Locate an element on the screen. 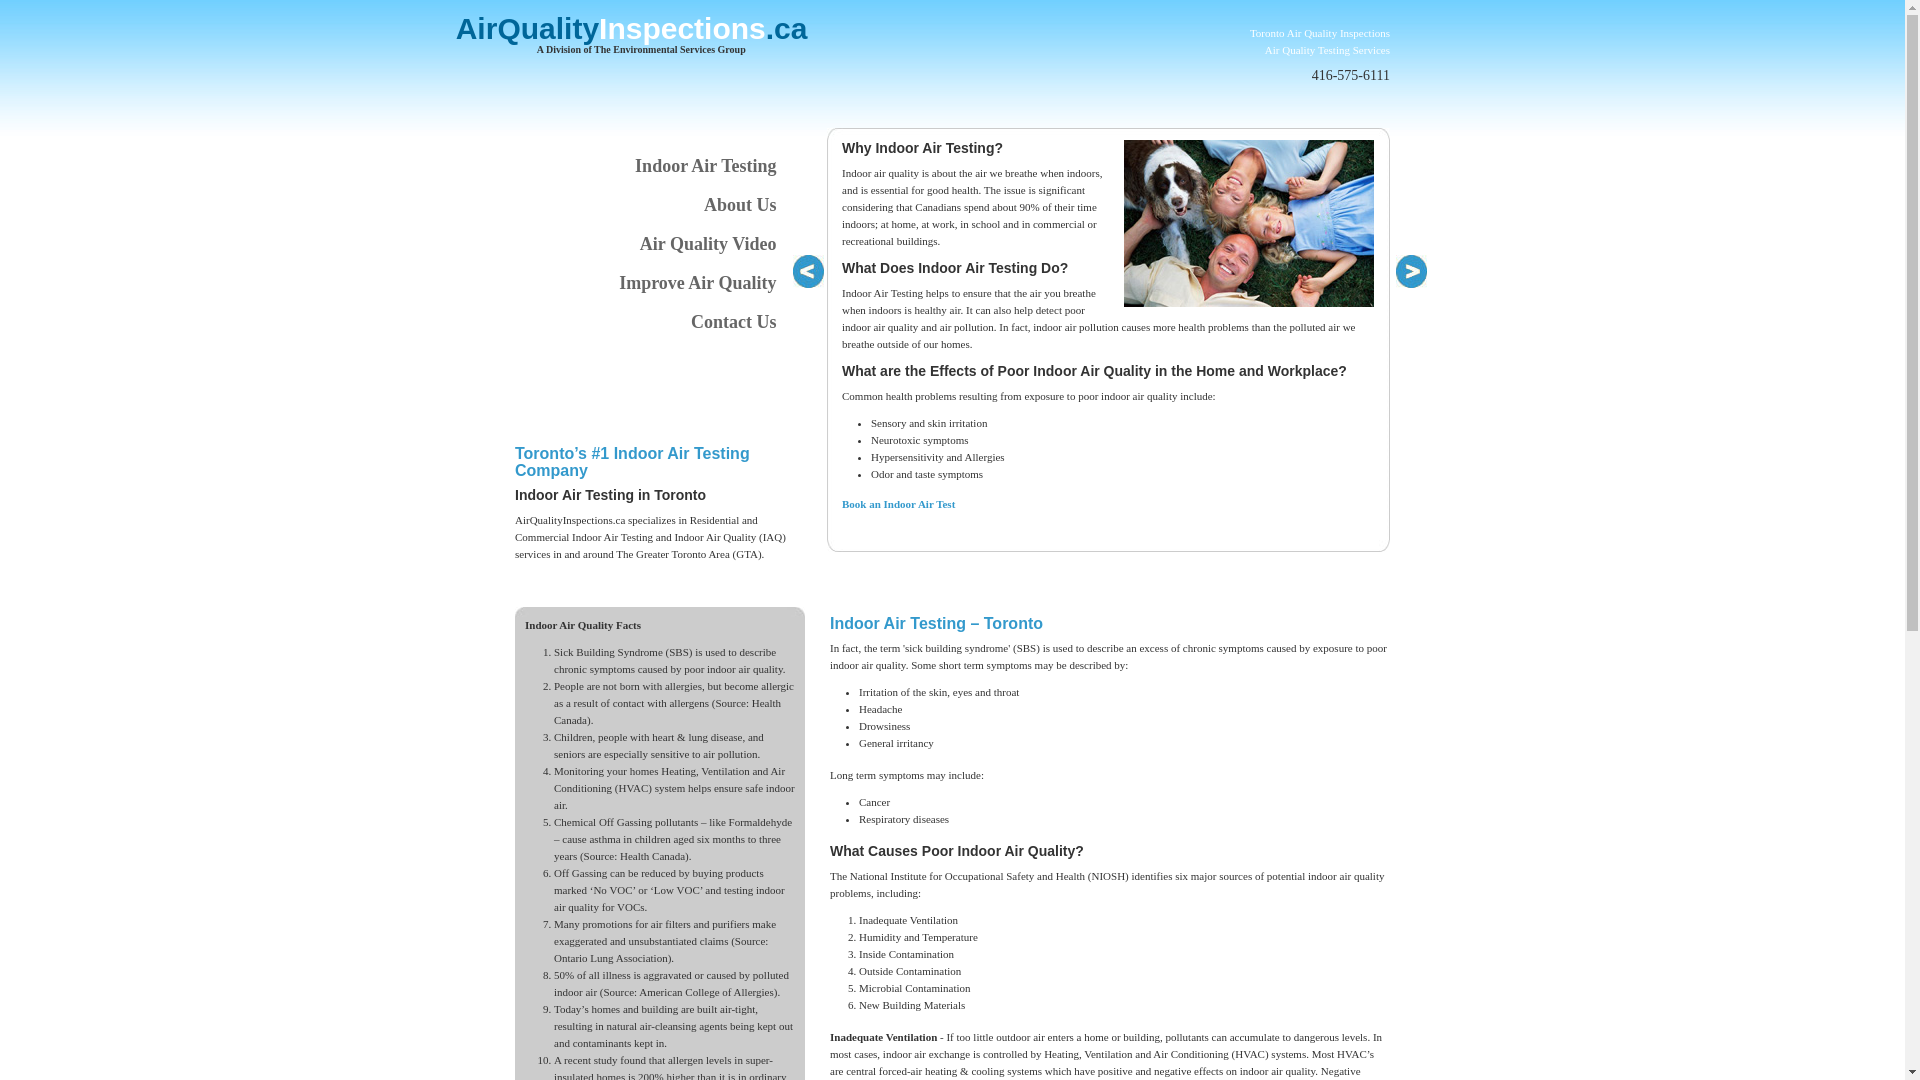  'Improve Air Quality' is located at coordinates (651, 283).